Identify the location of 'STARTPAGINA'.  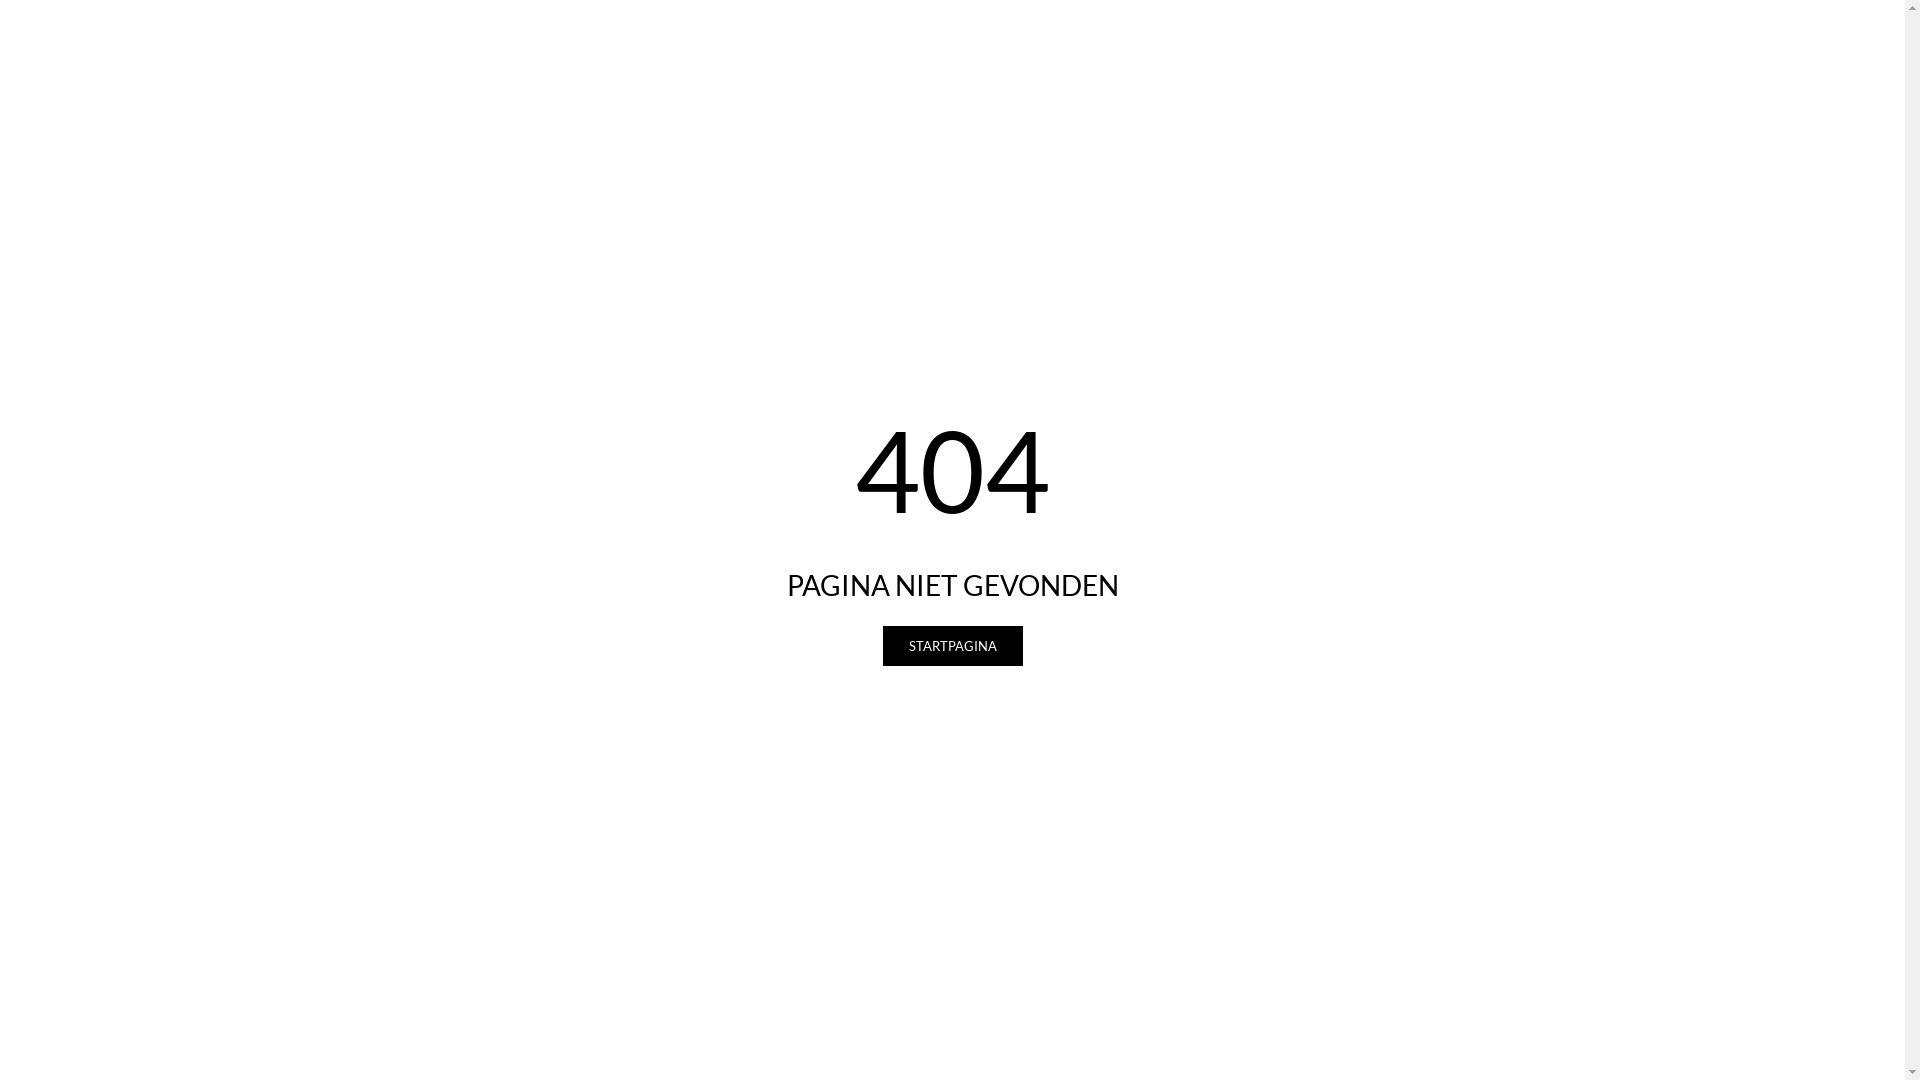
(950, 645).